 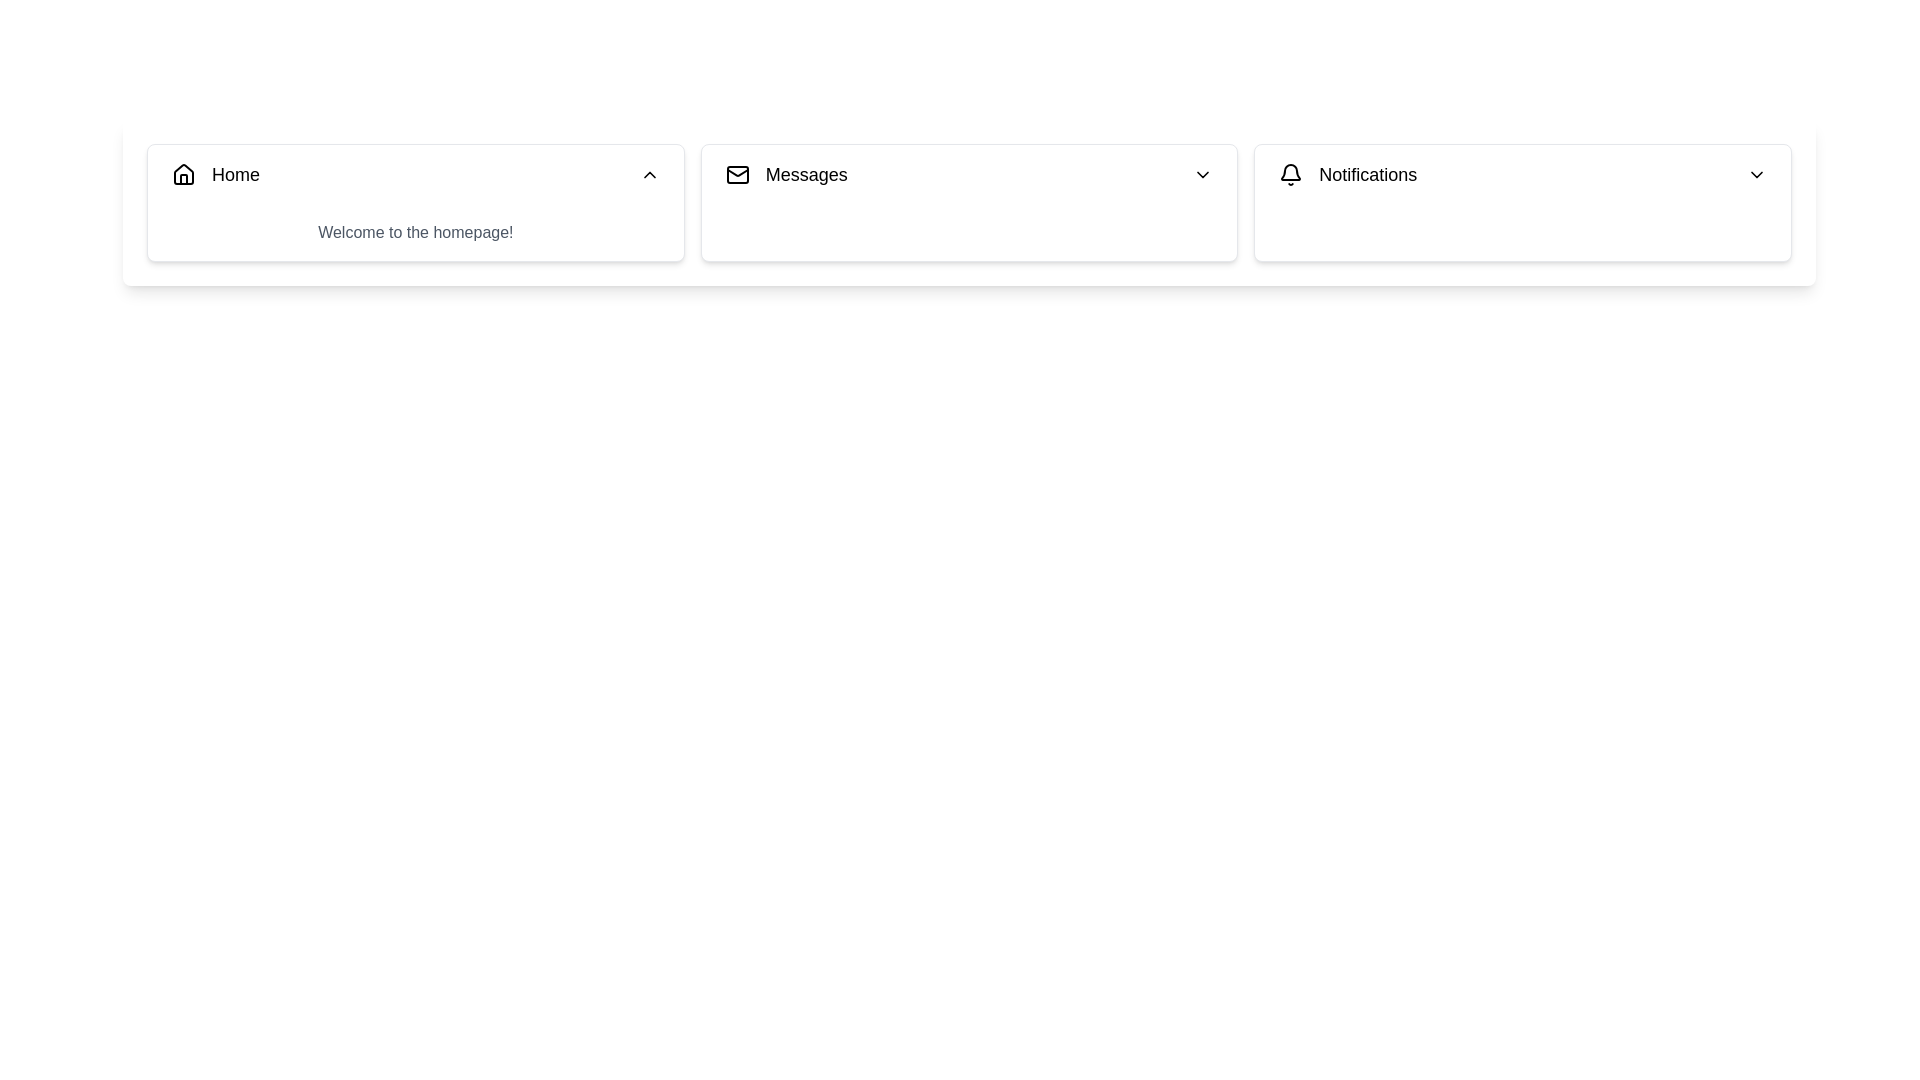 I want to click on the vertical rectangular shape representing a door icon within the house icon located in the lower portion of the graphical house icon in the application header, so click(x=183, y=178).